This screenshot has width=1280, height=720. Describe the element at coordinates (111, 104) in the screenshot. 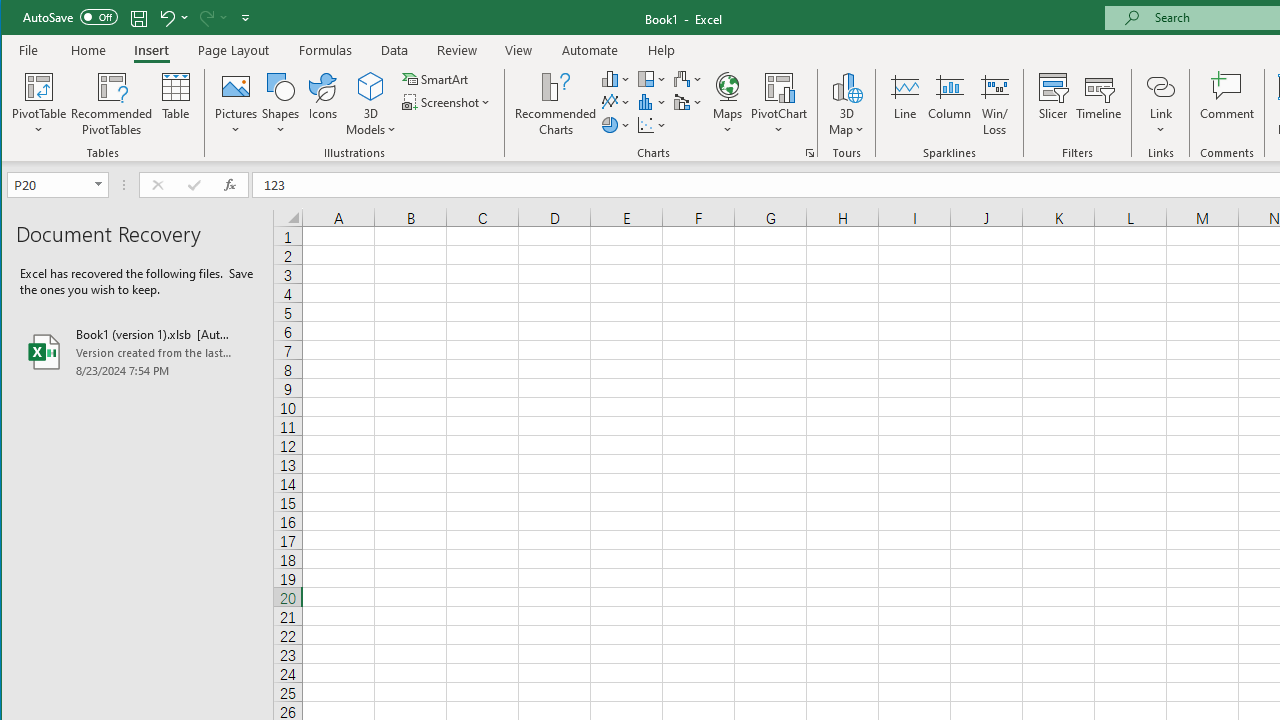

I see `'Recommended PivotTables'` at that location.